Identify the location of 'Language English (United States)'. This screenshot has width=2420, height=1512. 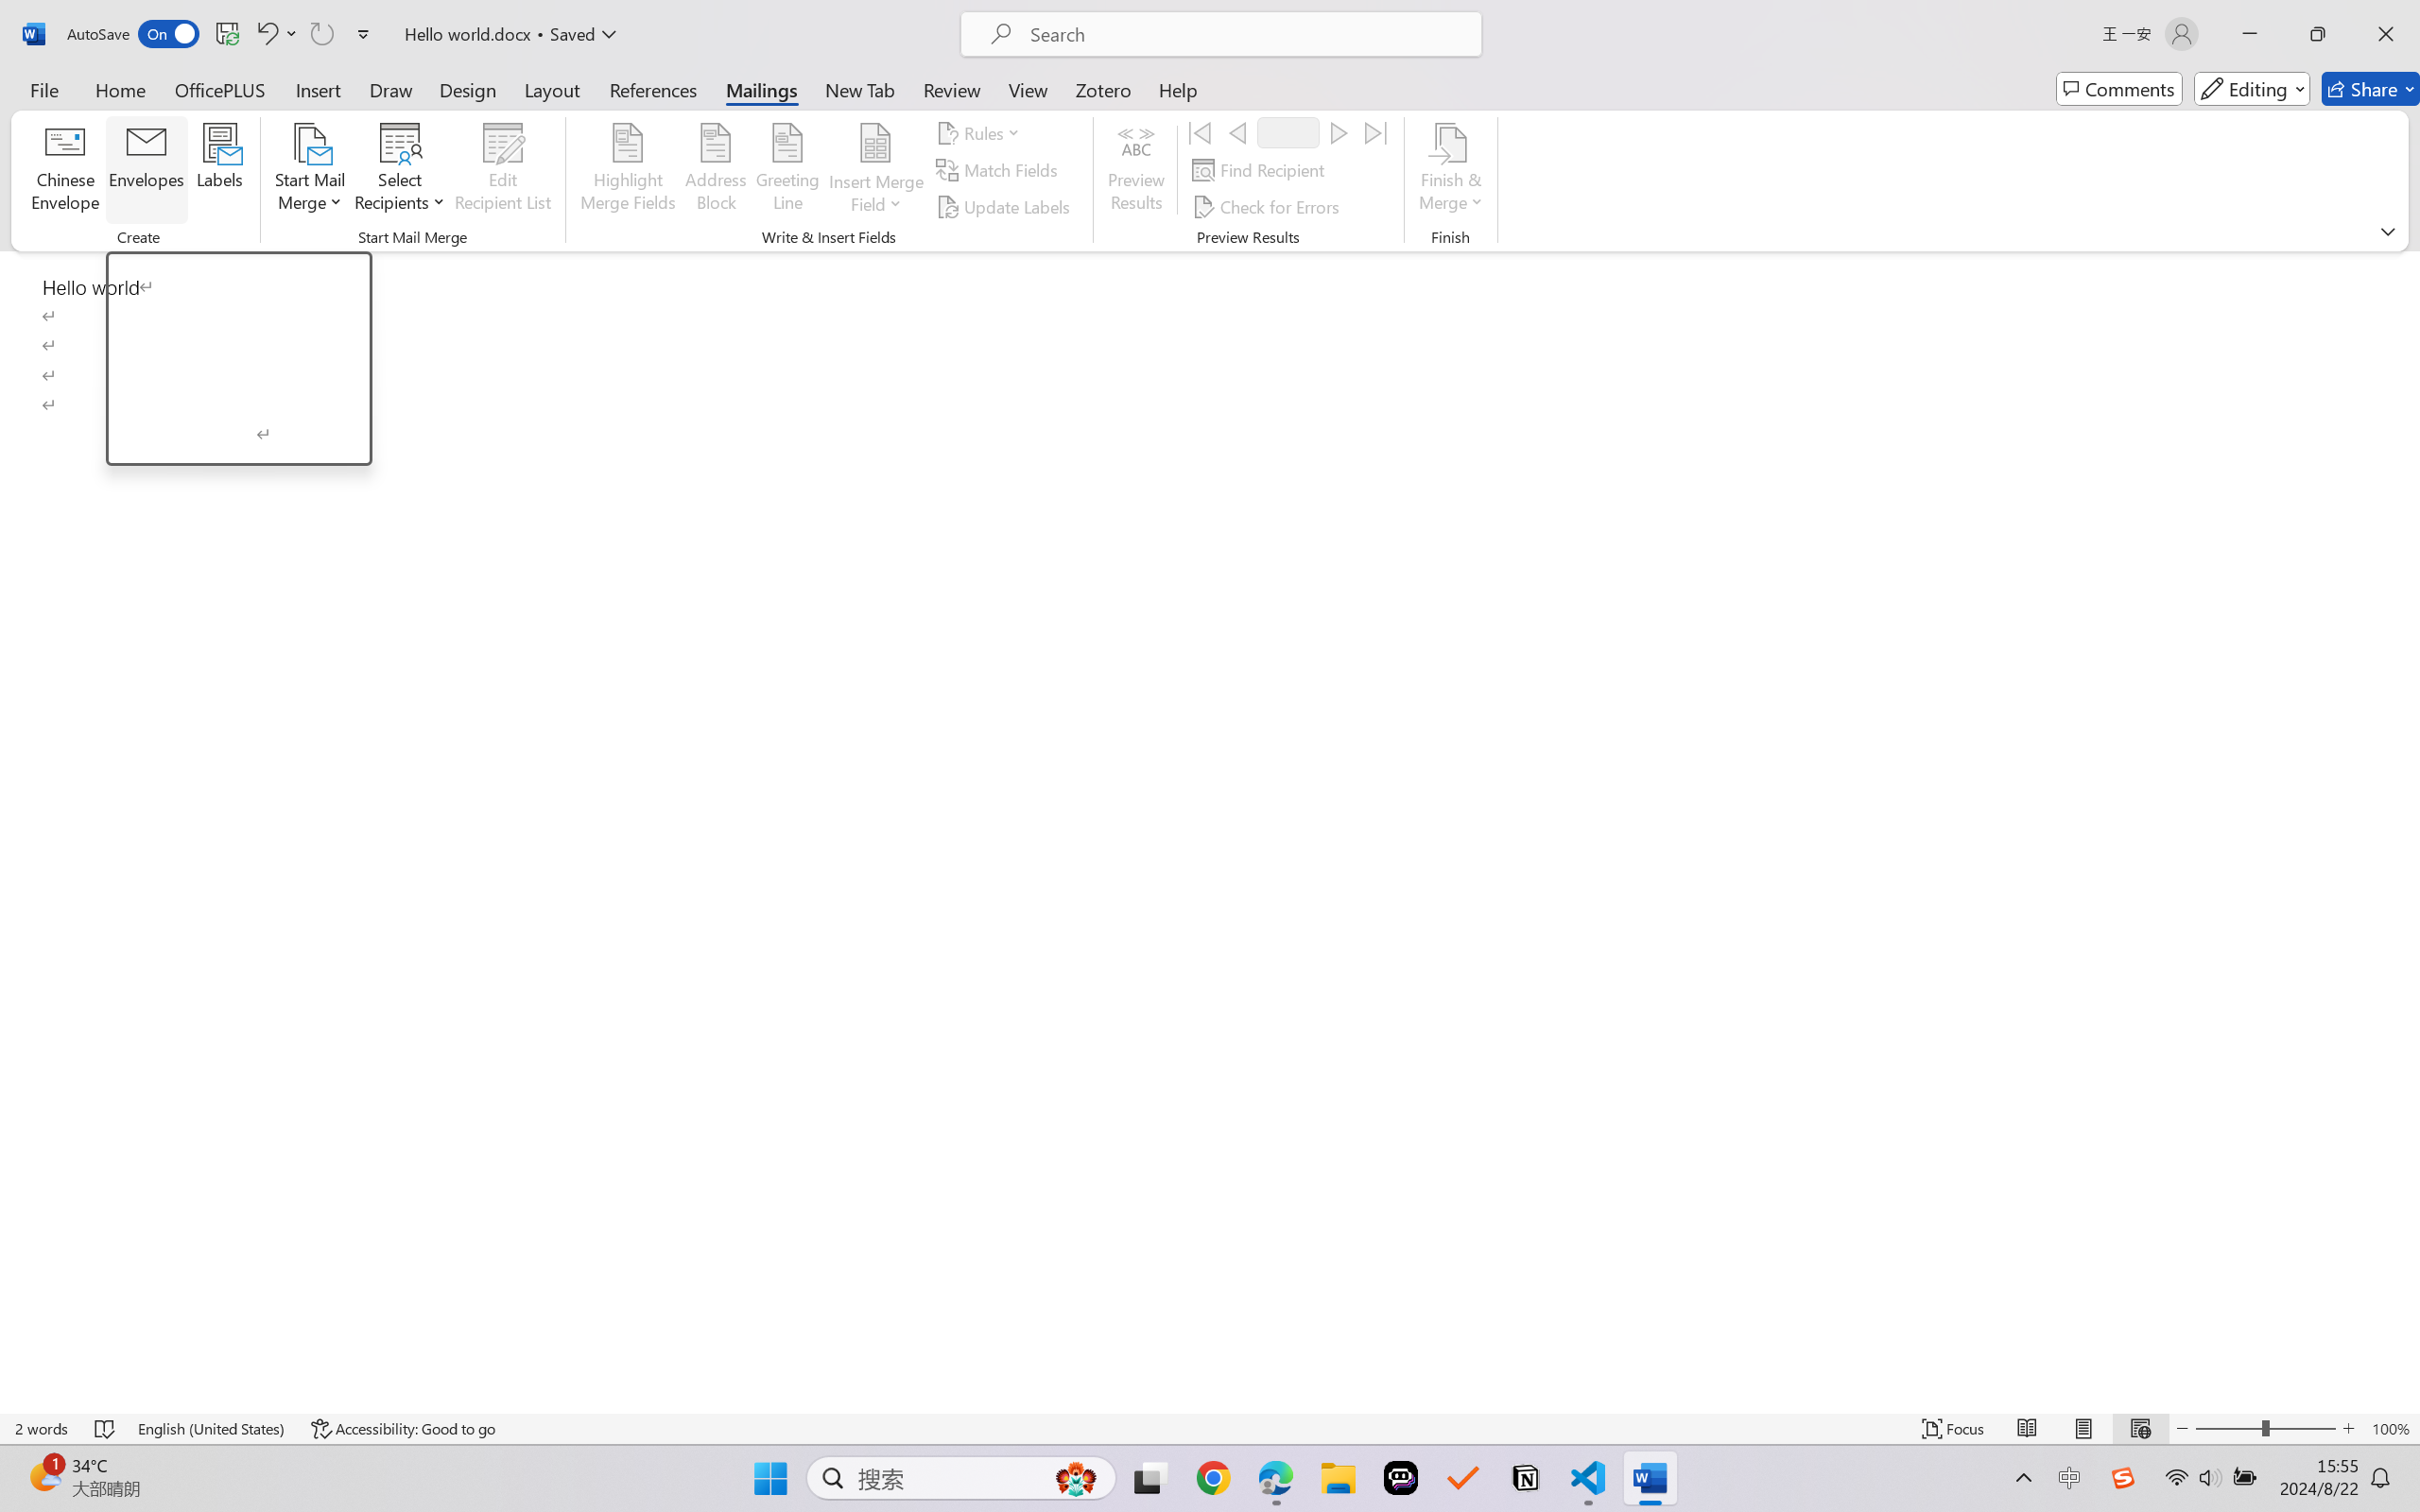
(212, 1428).